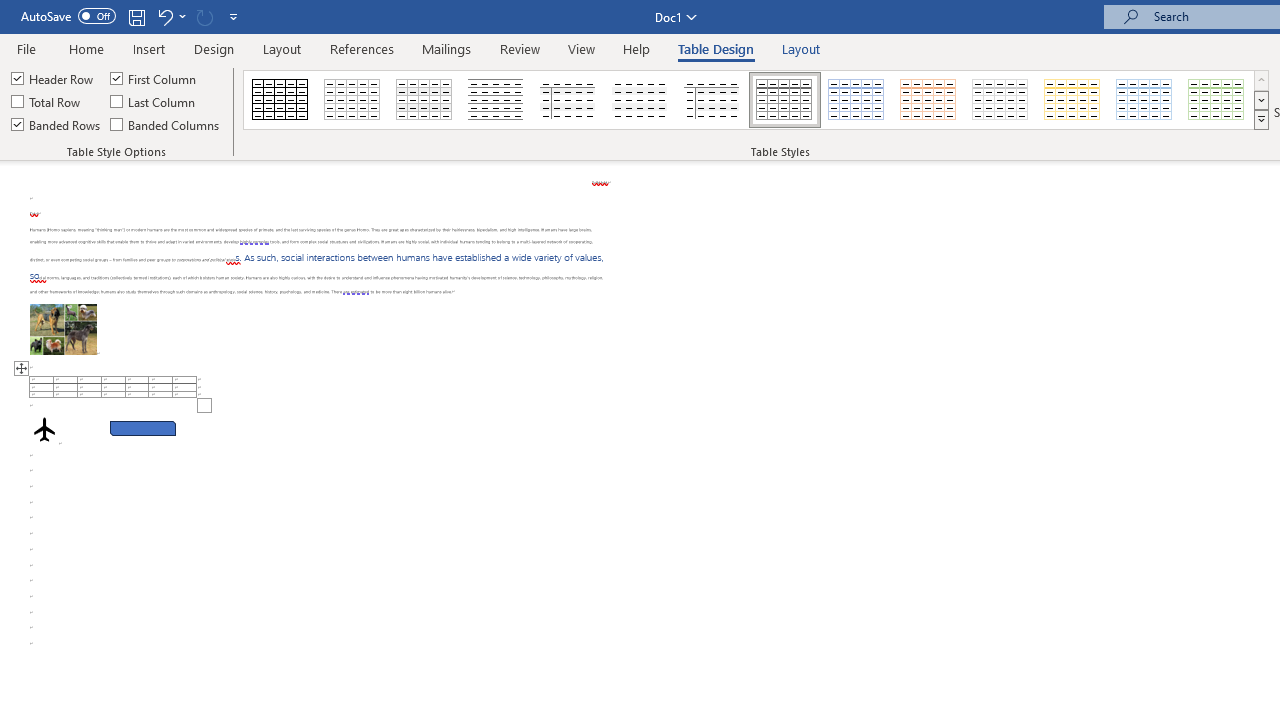  Describe the element at coordinates (68, 16) in the screenshot. I see `'AutoSave'` at that location.